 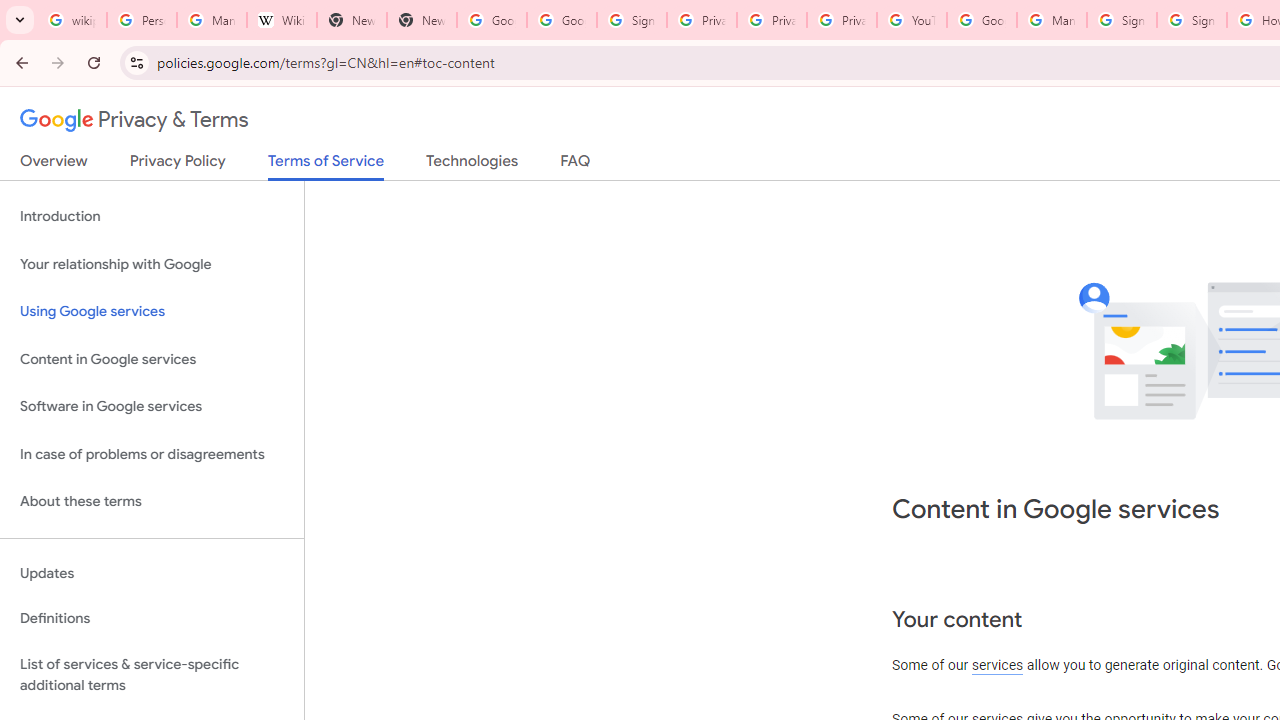 I want to click on 'Wikipedia:Edit requests - Wikipedia', so click(x=281, y=20).